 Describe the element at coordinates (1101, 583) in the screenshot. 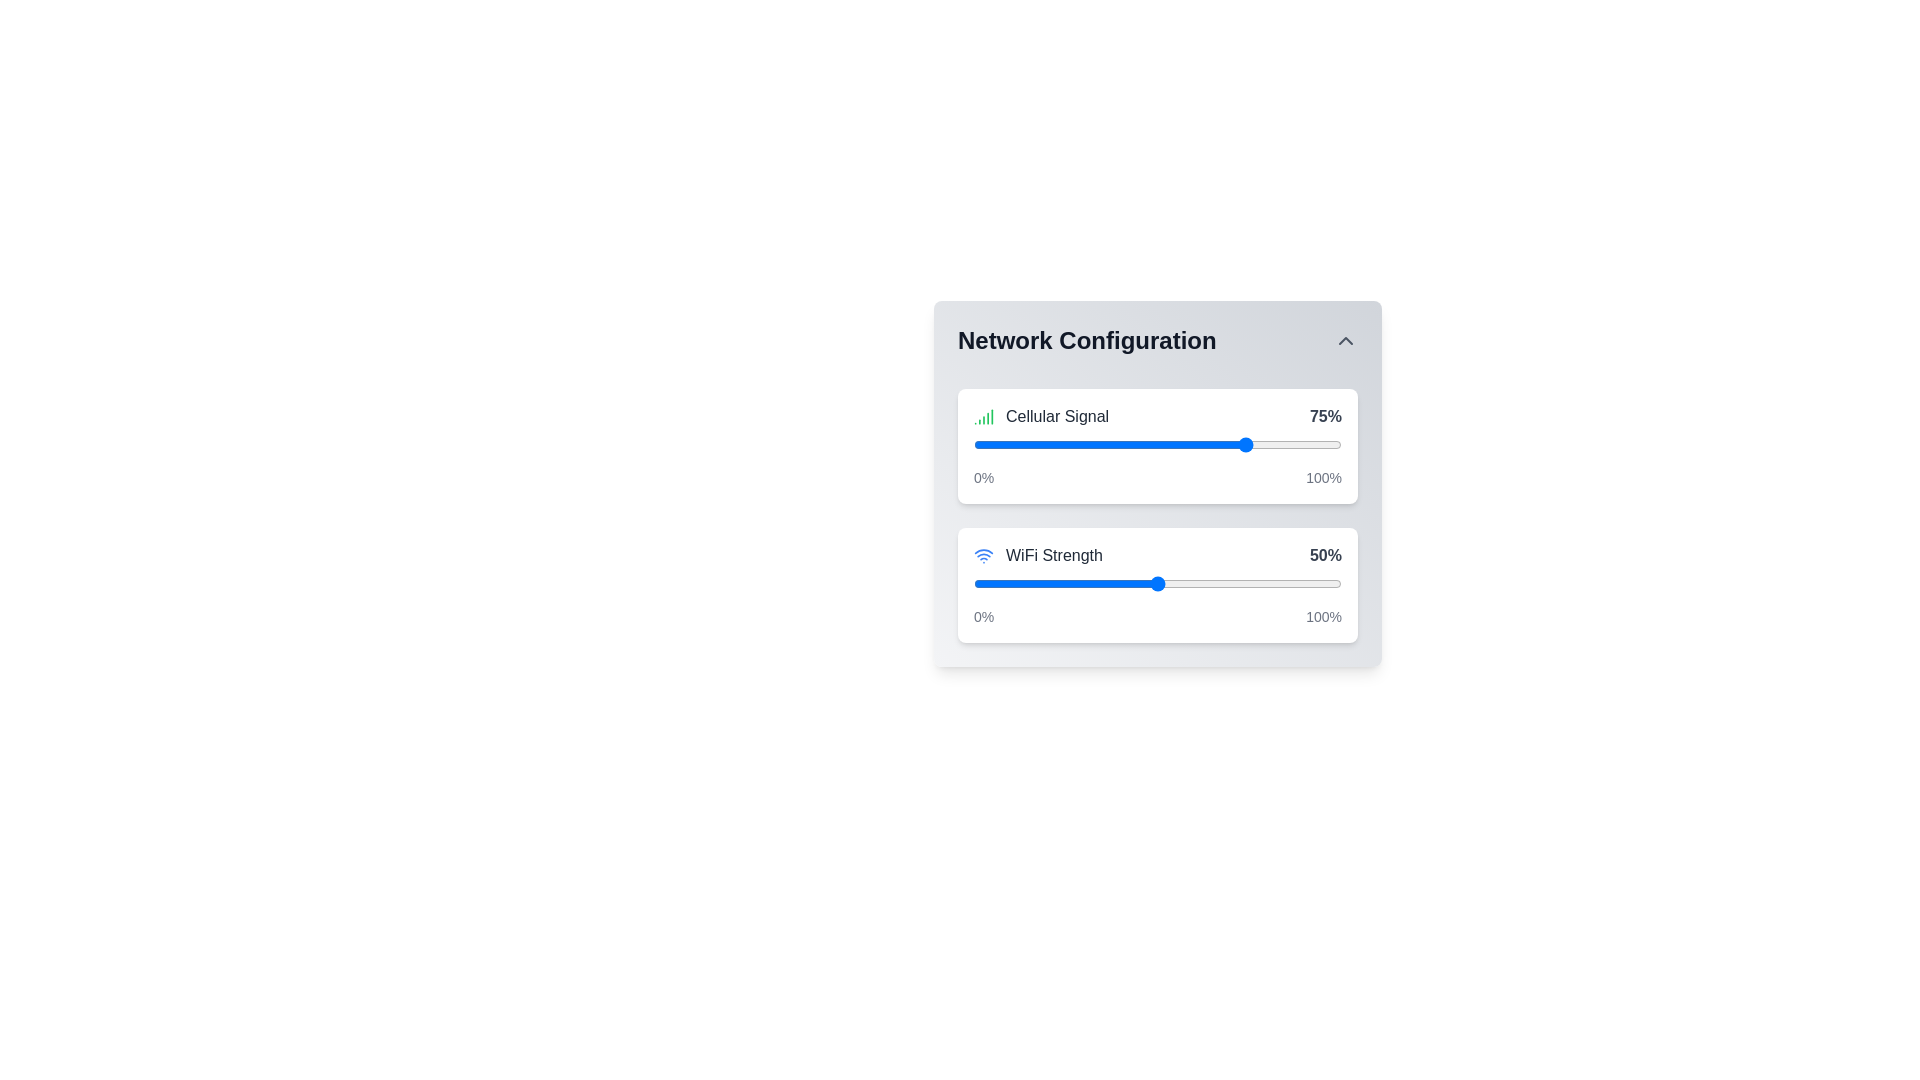

I see `the WiFi strength` at that location.